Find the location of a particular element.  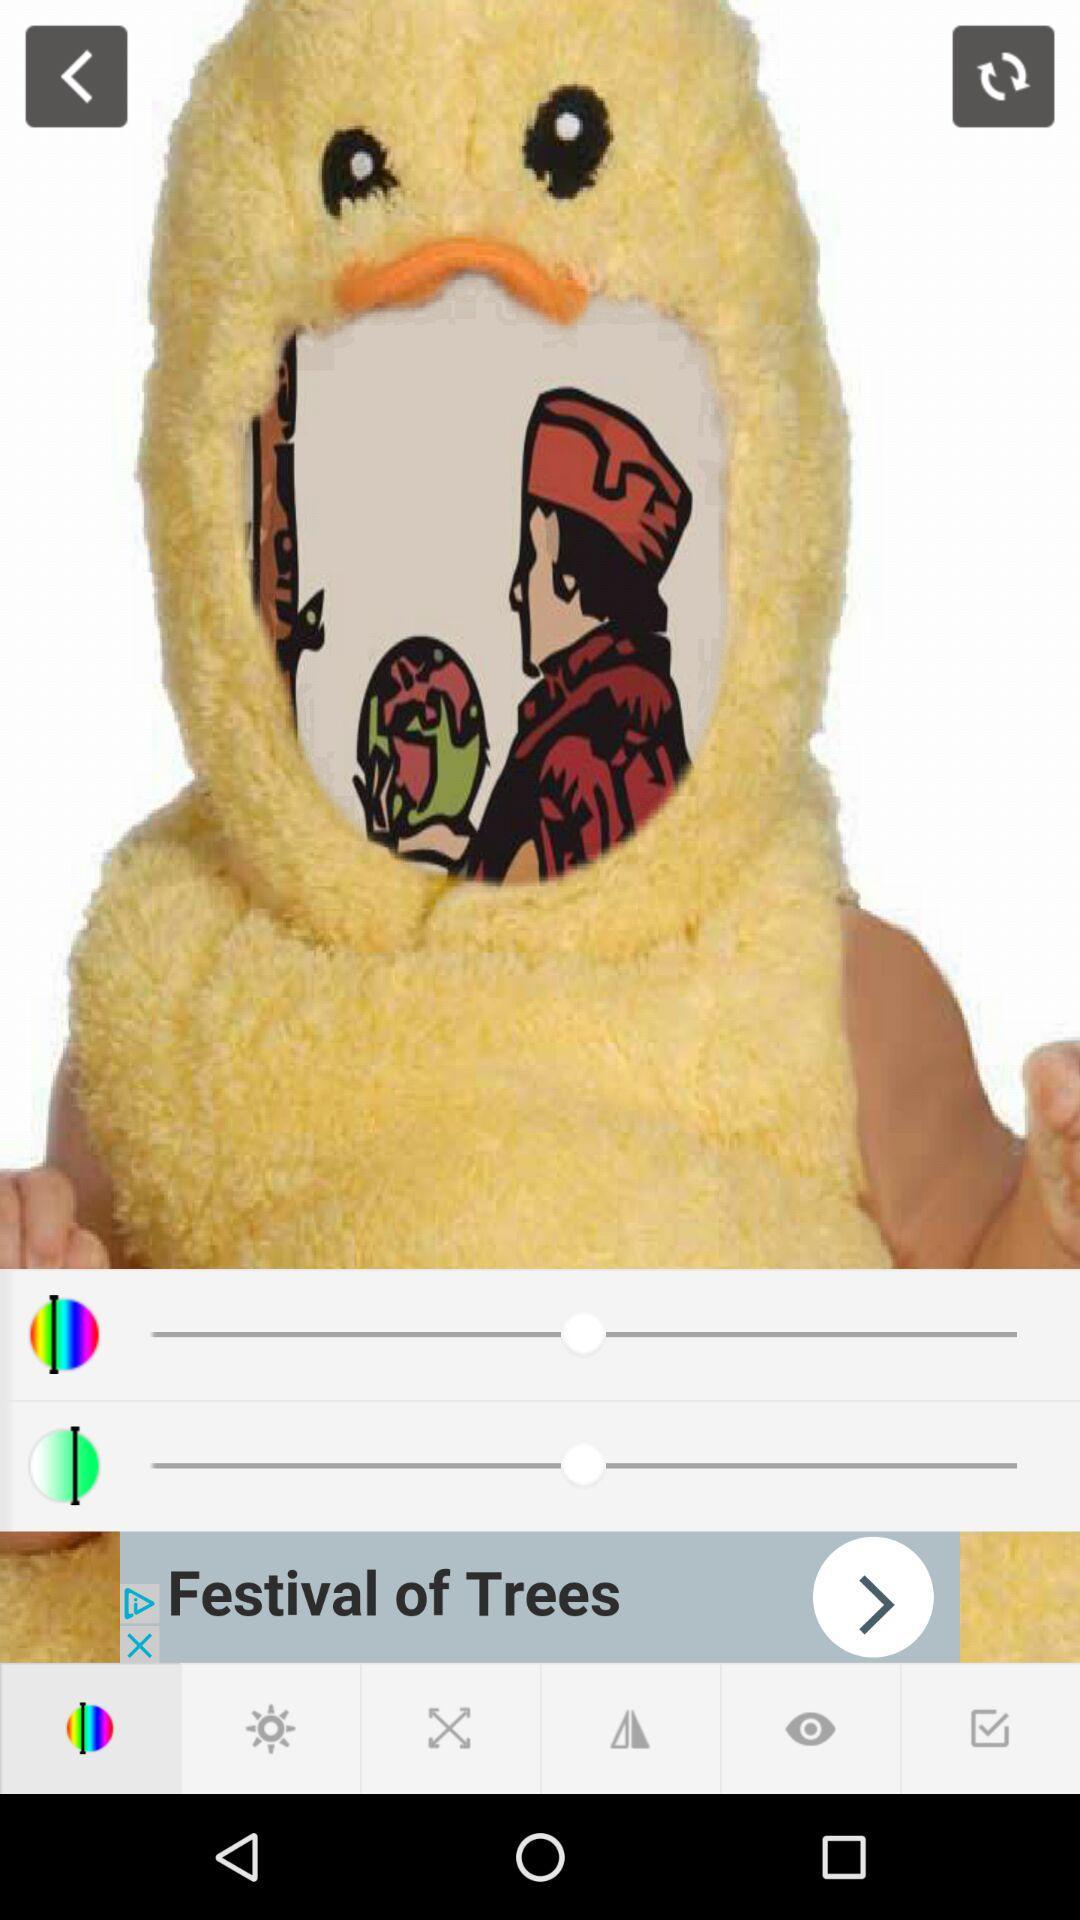

reload is located at coordinates (1003, 76).